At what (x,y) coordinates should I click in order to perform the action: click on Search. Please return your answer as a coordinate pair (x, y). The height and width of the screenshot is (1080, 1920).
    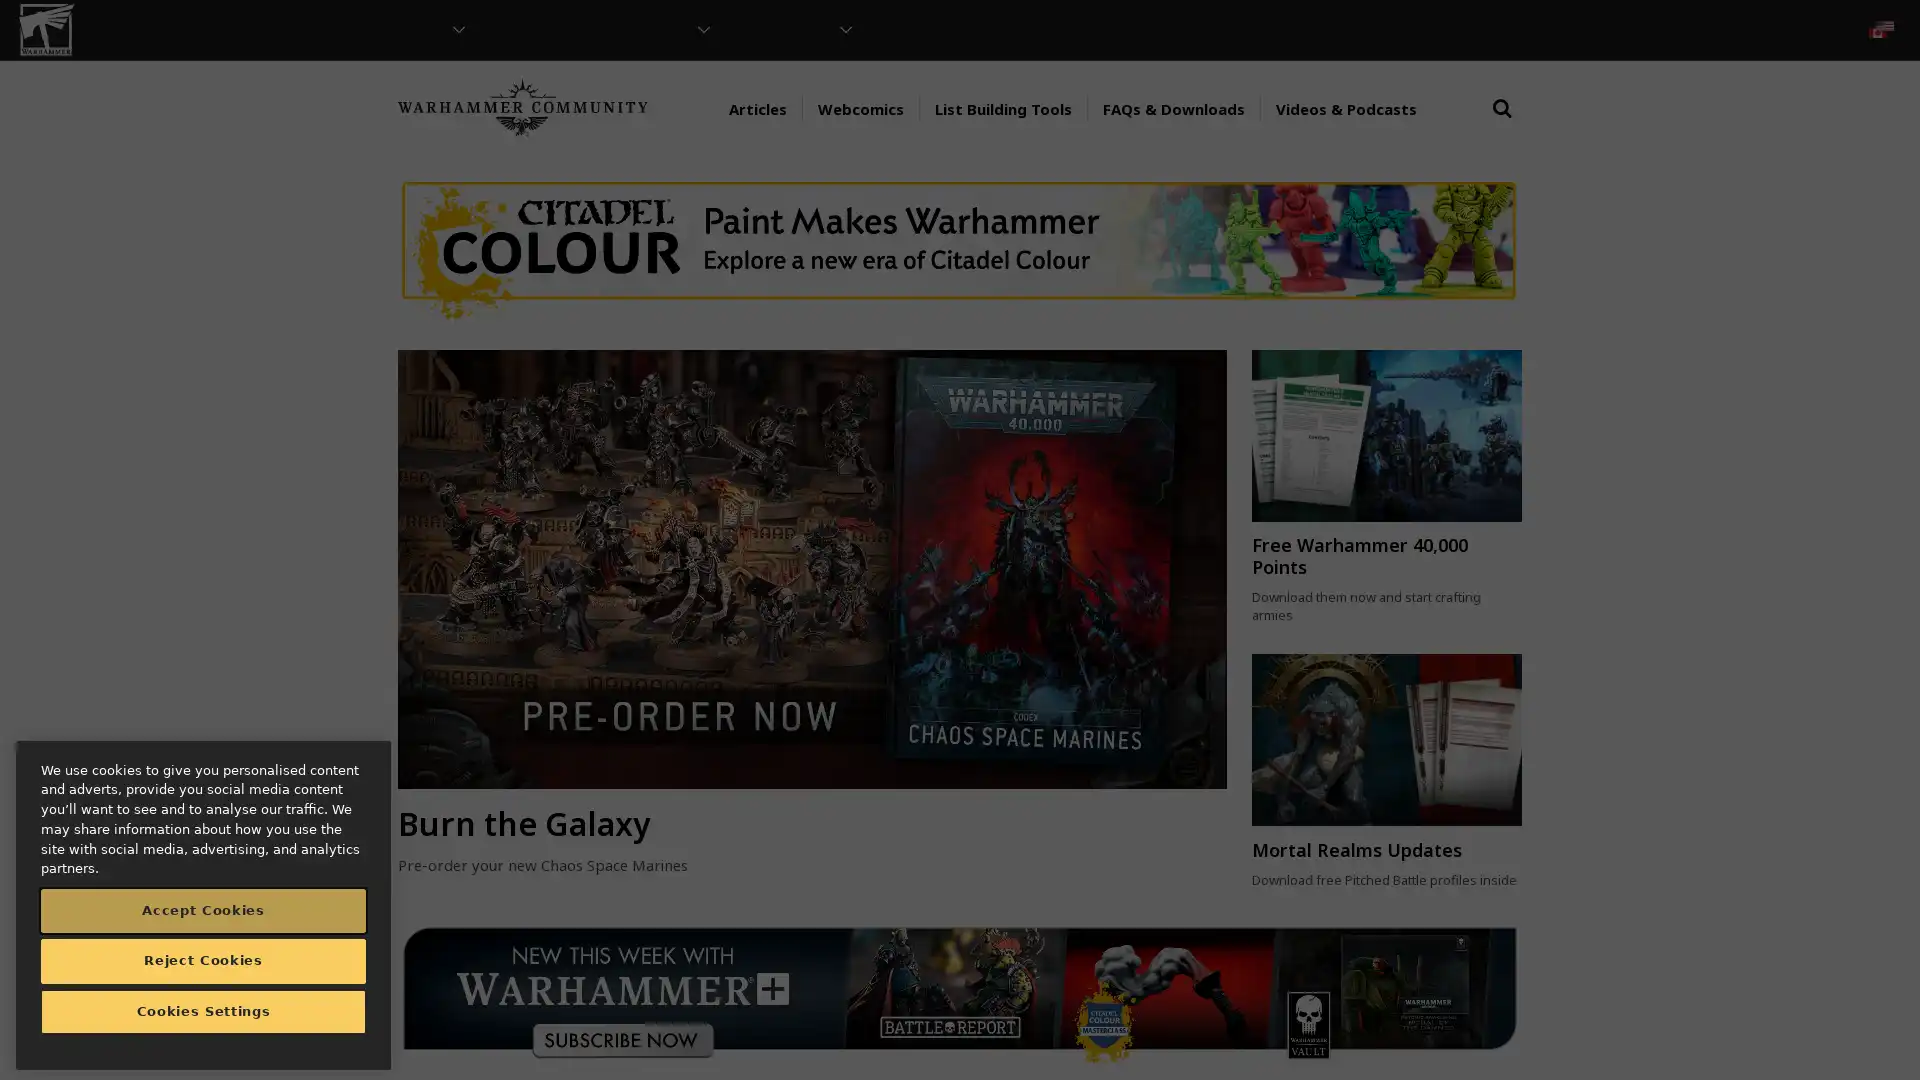
    Looking at the image, I should click on (1502, 127).